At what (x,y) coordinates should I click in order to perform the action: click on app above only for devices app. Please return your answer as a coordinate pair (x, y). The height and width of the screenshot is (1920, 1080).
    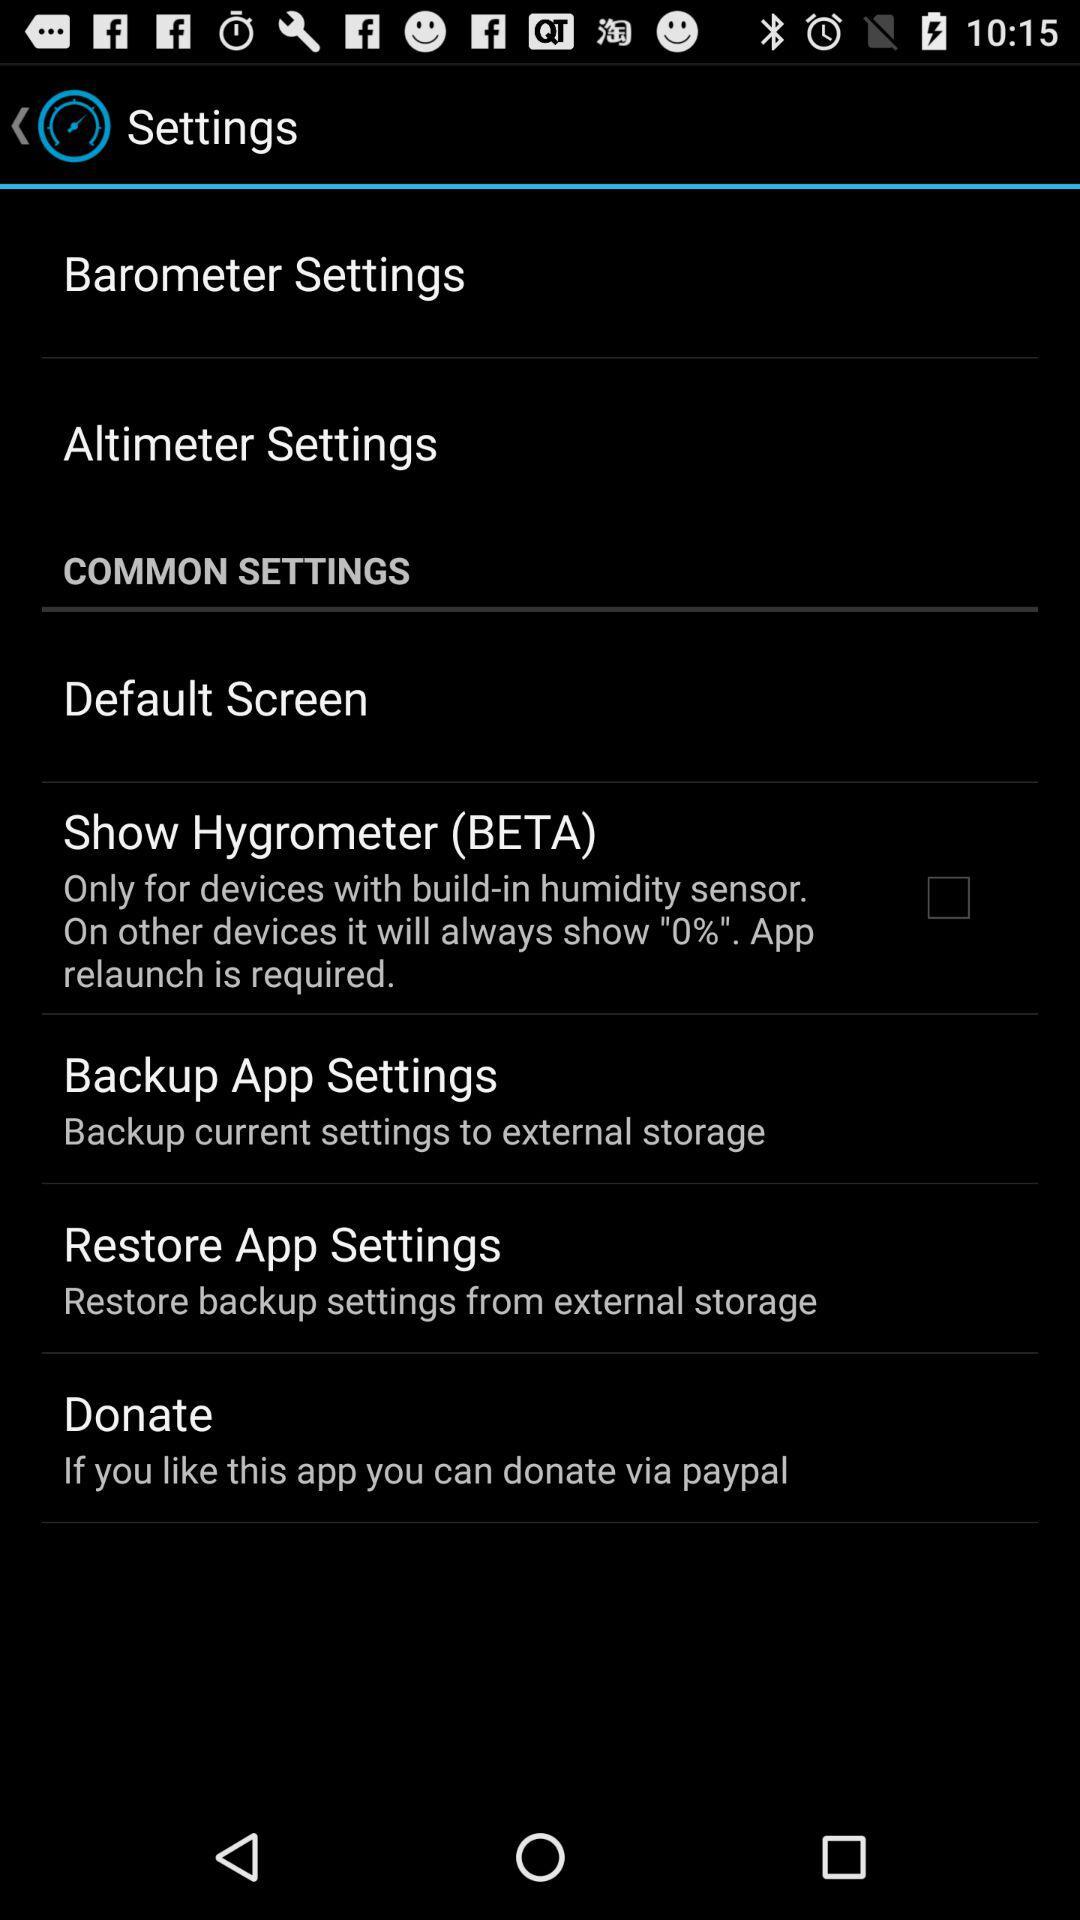
    Looking at the image, I should click on (329, 830).